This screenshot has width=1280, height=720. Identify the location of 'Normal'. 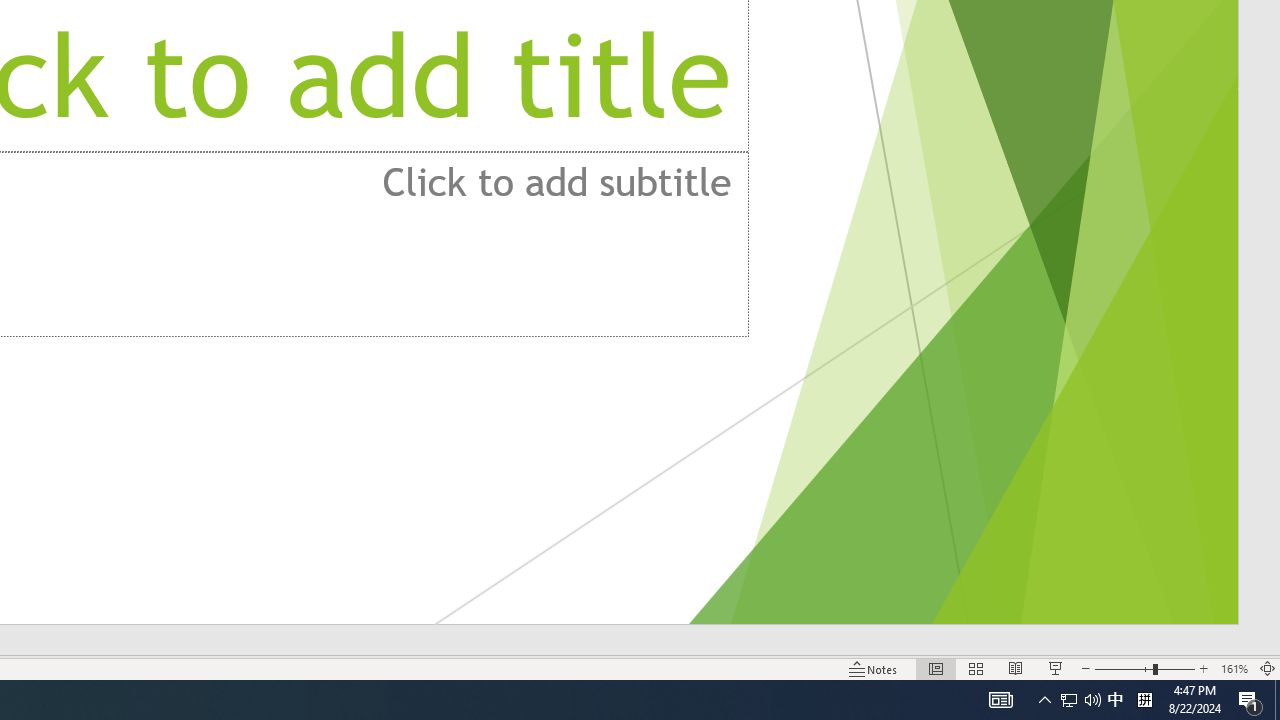
(935, 669).